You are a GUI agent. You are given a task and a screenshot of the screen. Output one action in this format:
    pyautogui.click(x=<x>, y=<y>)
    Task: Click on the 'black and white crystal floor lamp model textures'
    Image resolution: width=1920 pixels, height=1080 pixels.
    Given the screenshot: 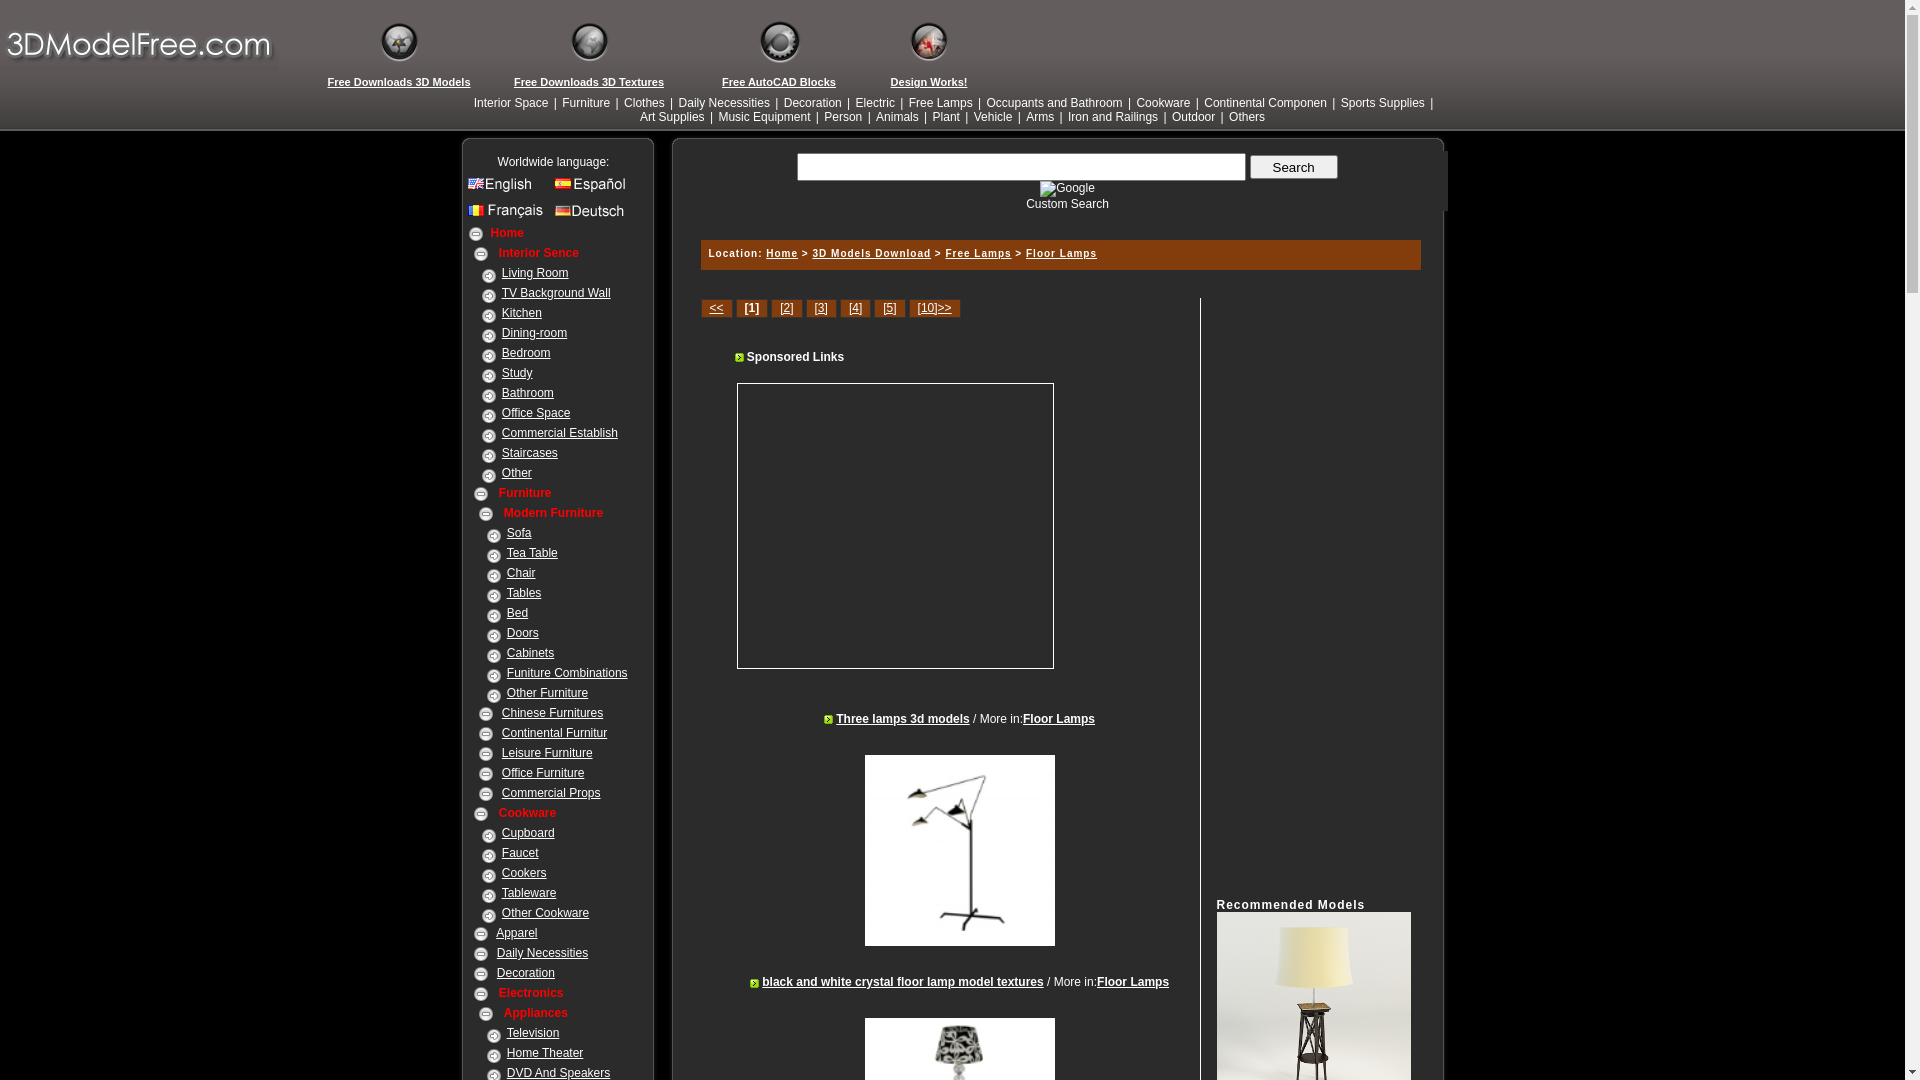 What is the action you would take?
    pyautogui.click(x=901, y=981)
    